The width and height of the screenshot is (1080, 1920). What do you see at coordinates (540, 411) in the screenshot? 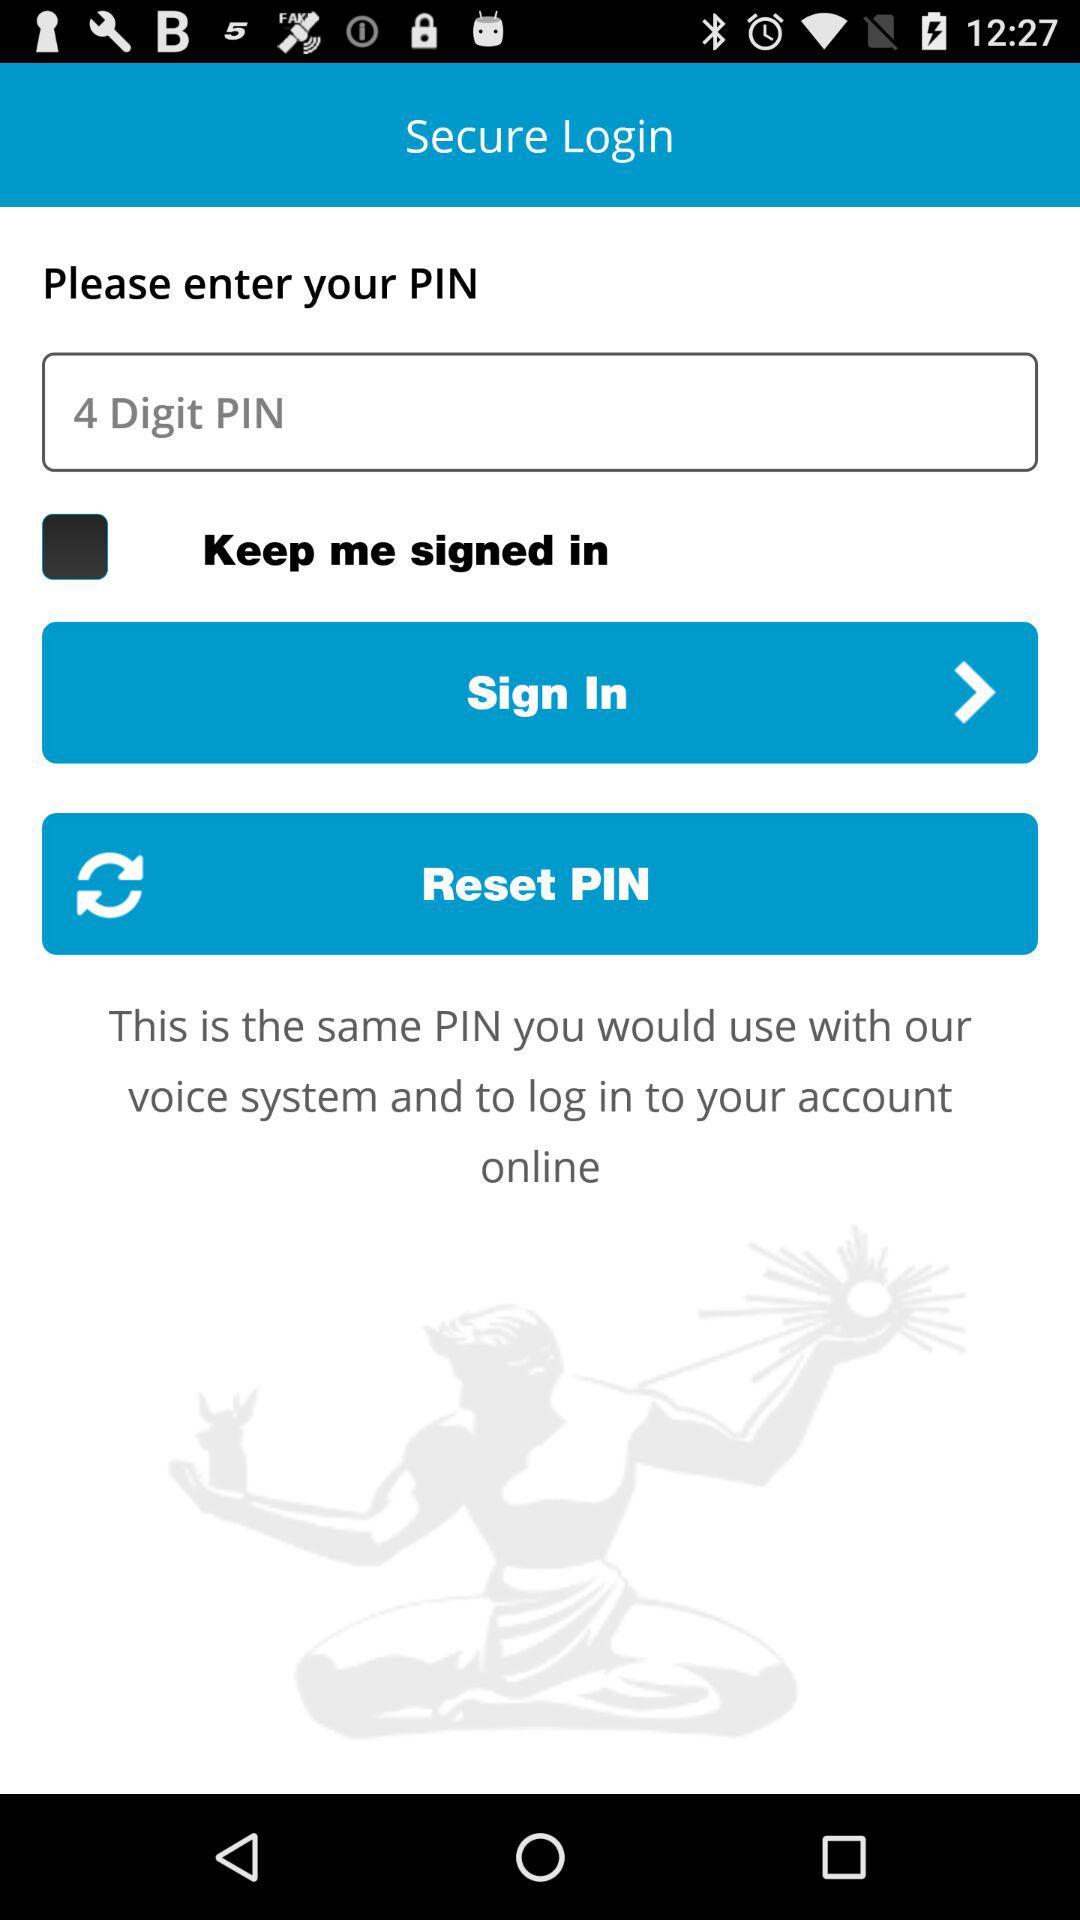
I see `information` at bounding box center [540, 411].